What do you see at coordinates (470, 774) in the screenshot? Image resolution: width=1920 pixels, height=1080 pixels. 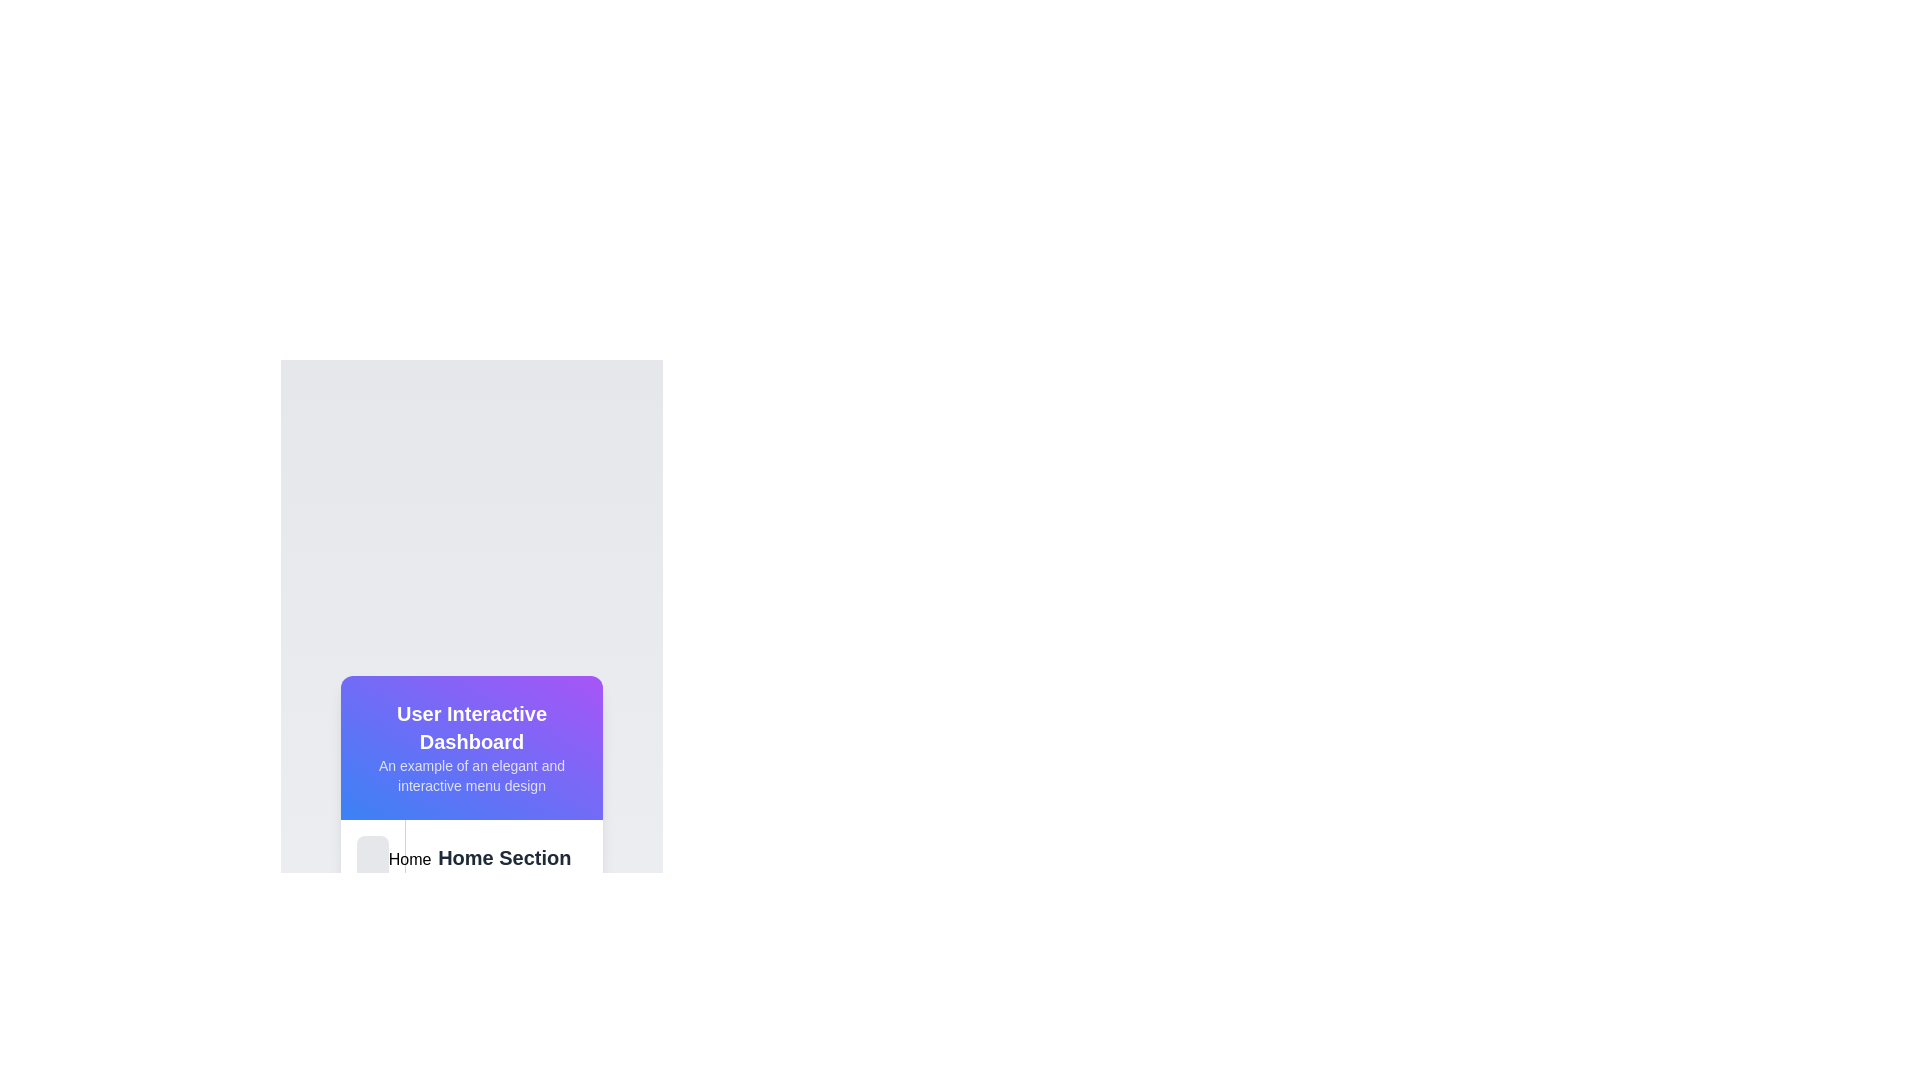 I see `the text in the Text block located below the 'User Interactive Dashboard' header to copy it` at bounding box center [470, 774].